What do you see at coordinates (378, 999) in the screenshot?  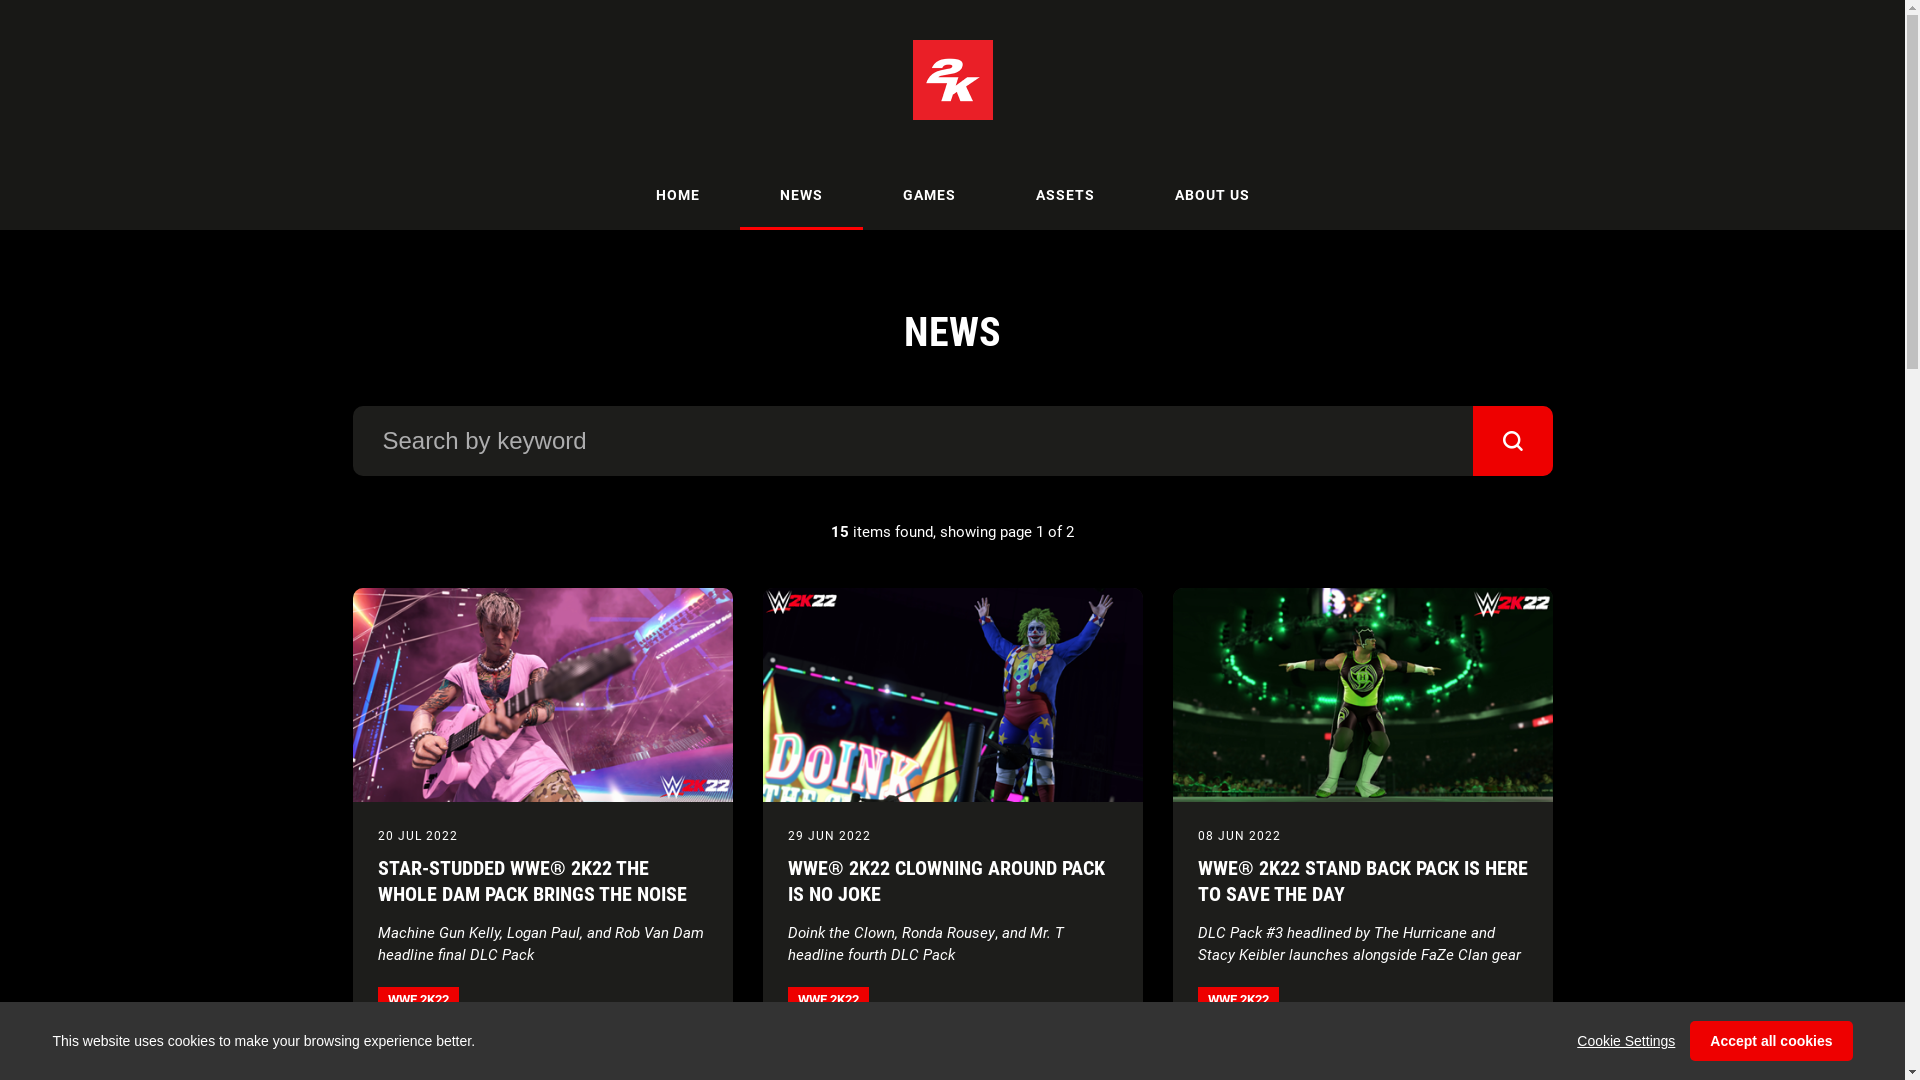 I see `'WWE 2K22'` at bounding box center [378, 999].